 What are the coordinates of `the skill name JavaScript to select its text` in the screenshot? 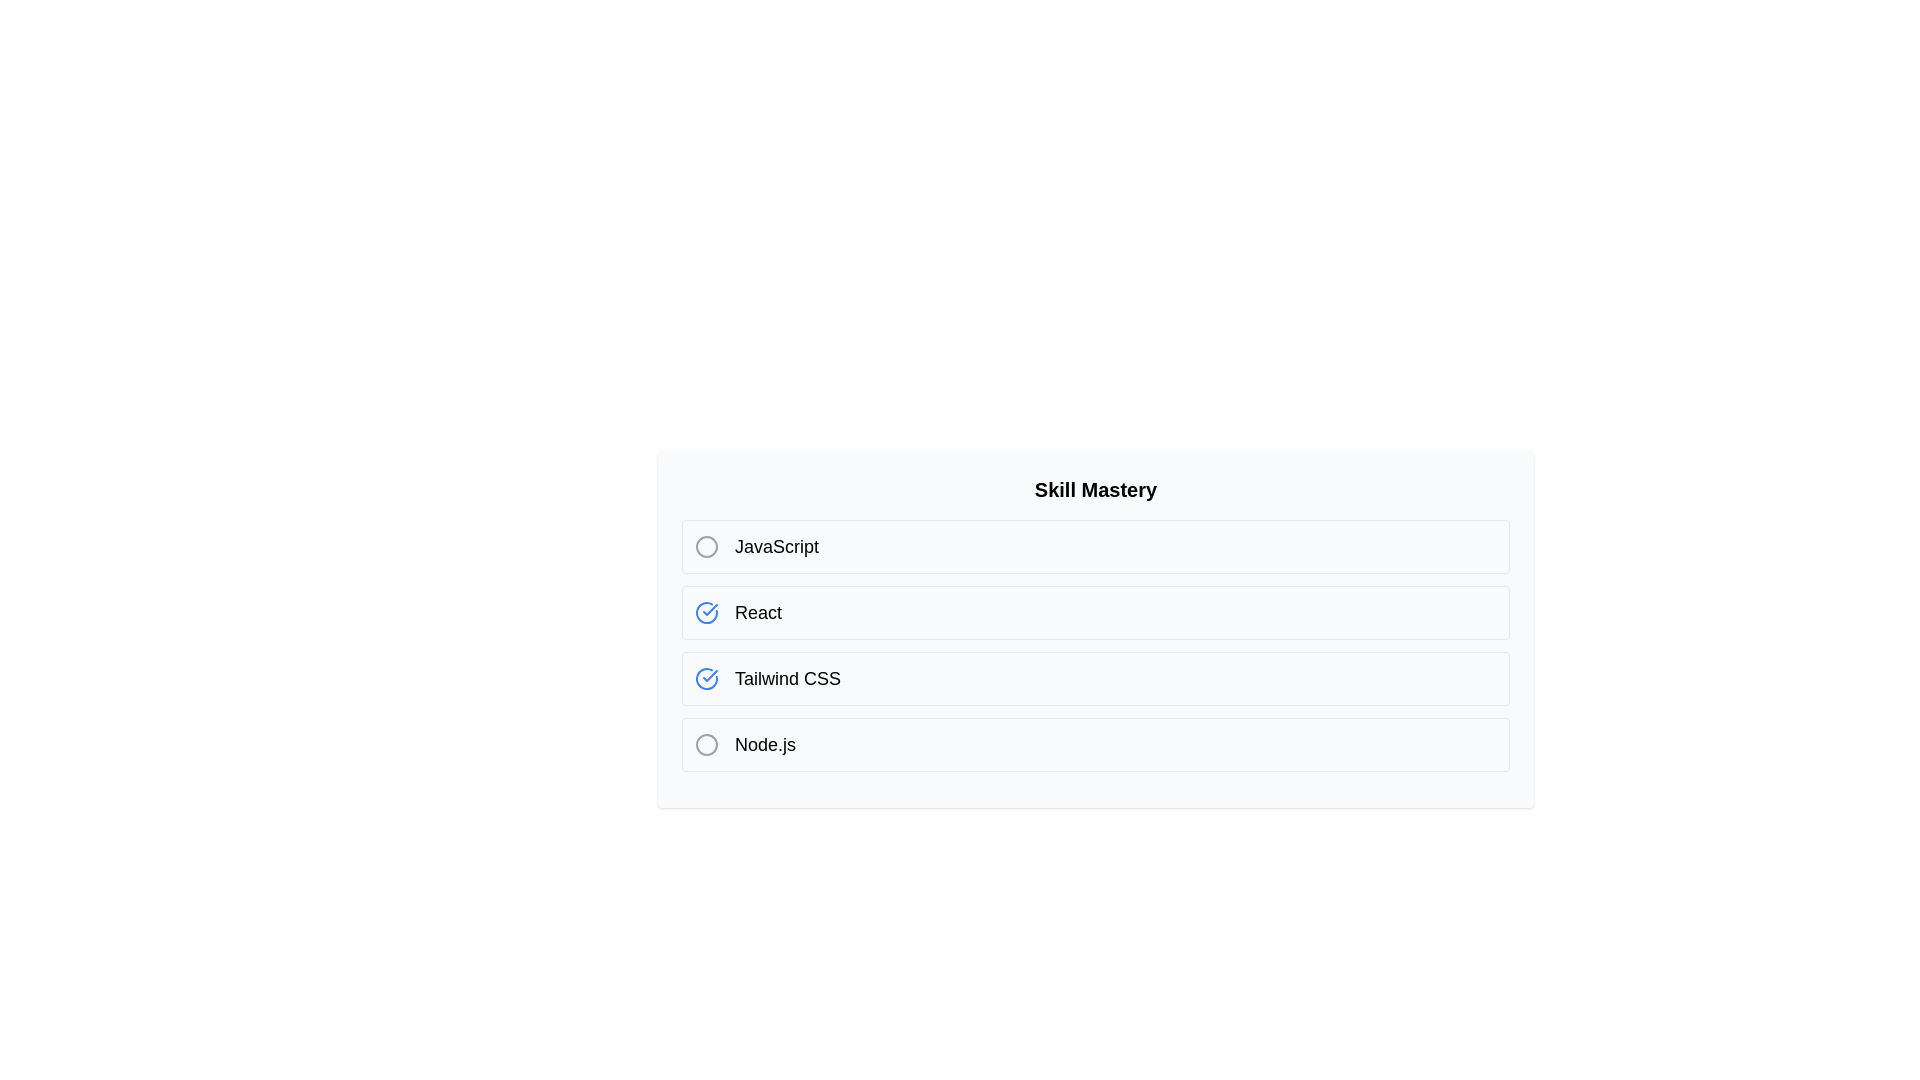 It's located at (776, 547).